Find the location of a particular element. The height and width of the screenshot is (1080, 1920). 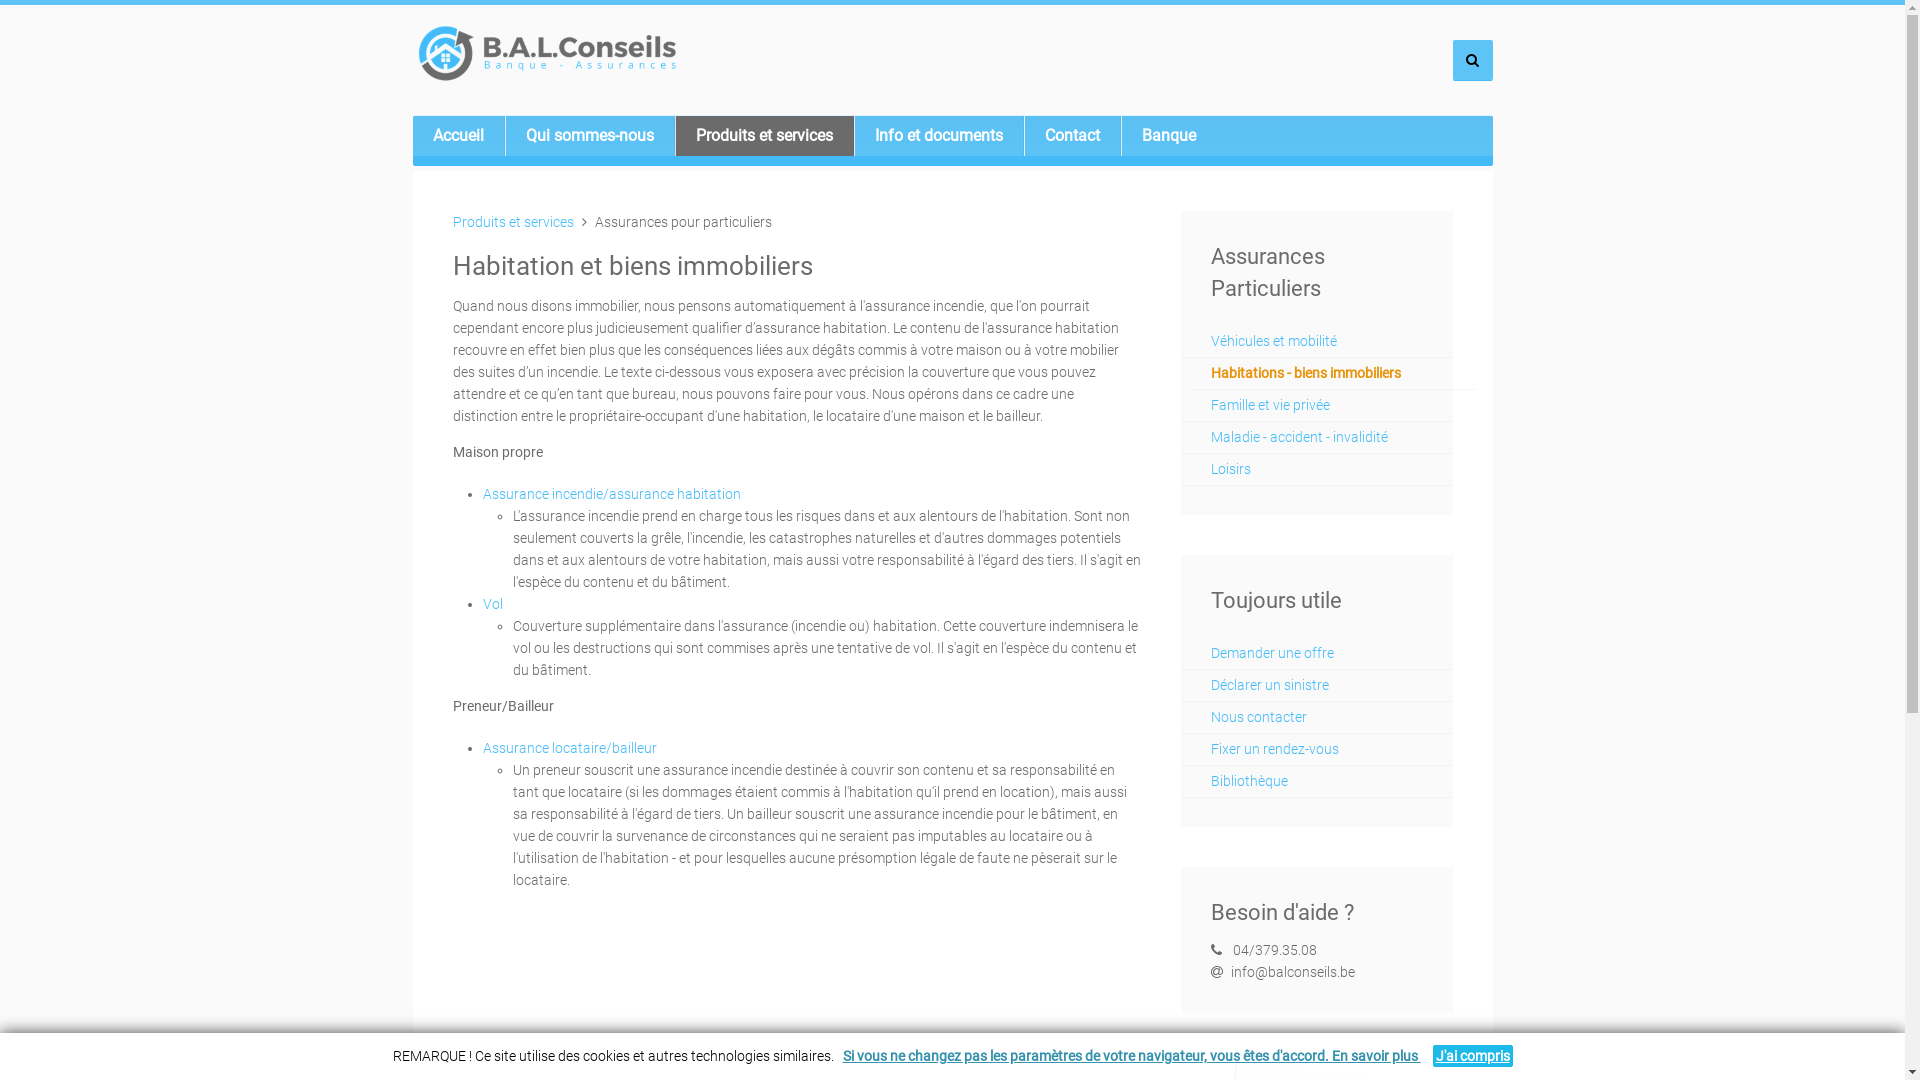

'Habitations - biens immobiliers' is located at coordinates (1190, 373).